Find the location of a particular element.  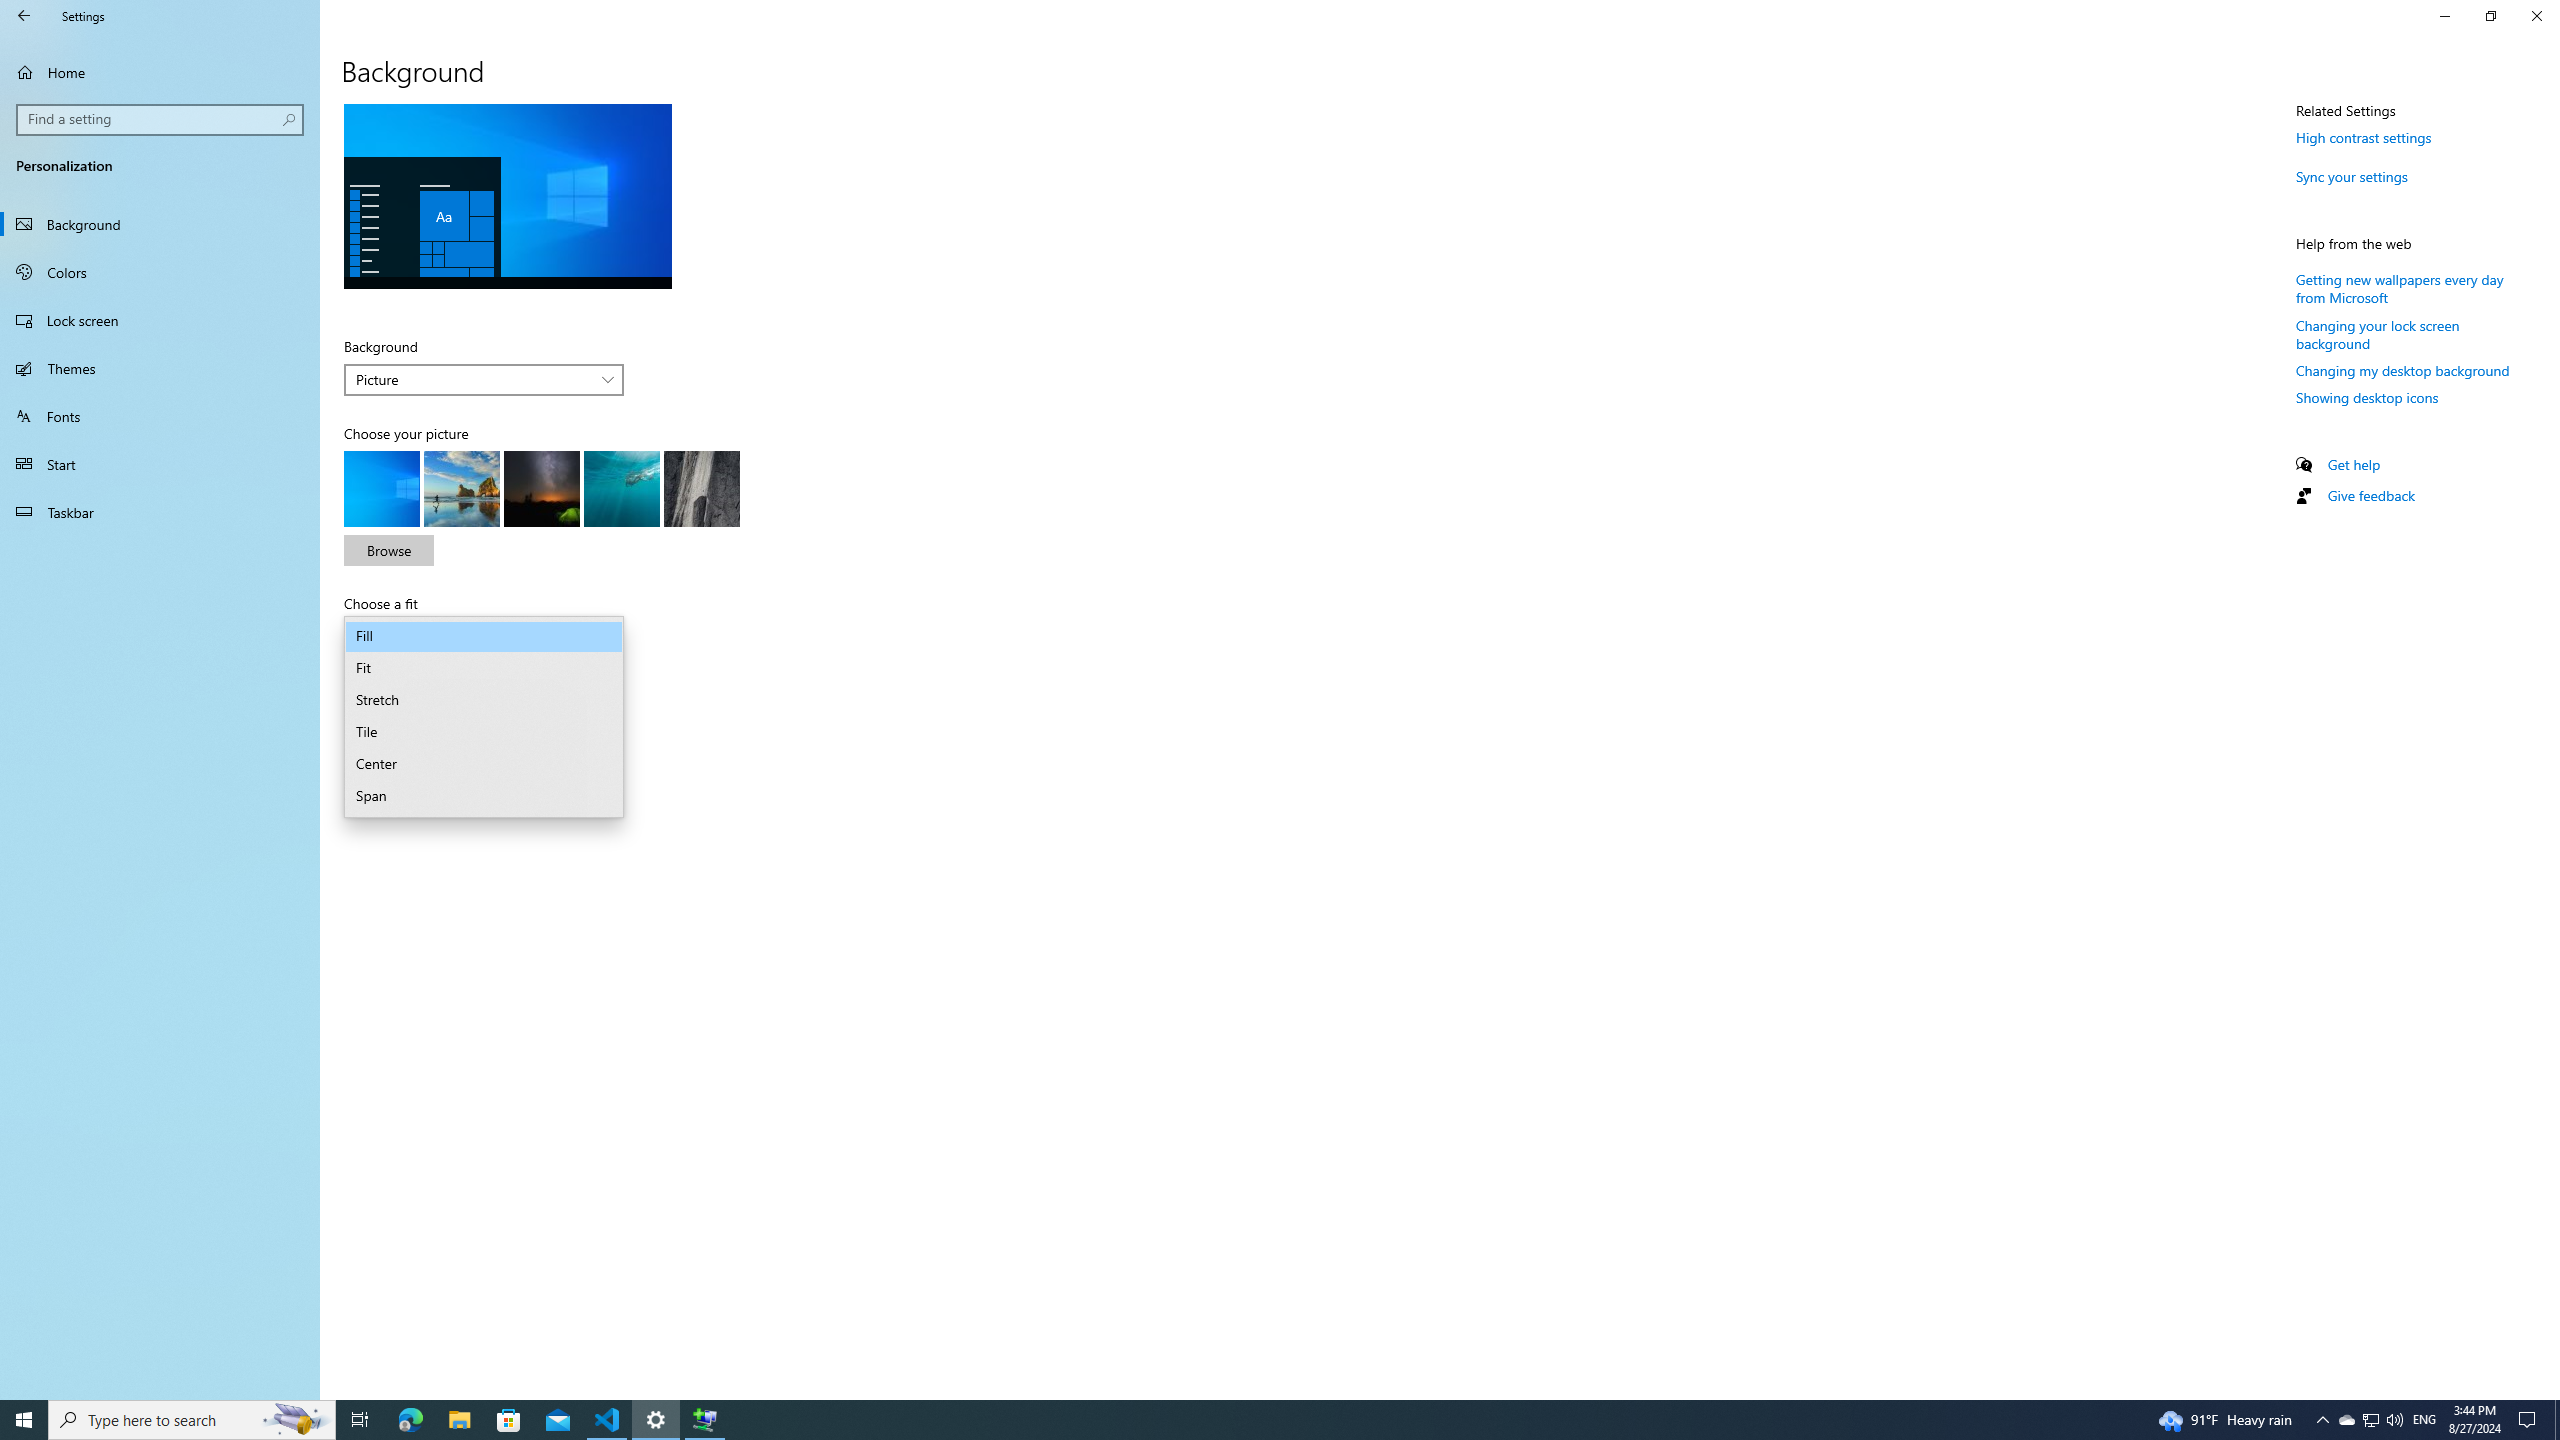

'Minimize Settings' is located at coordinates (2443, 15).